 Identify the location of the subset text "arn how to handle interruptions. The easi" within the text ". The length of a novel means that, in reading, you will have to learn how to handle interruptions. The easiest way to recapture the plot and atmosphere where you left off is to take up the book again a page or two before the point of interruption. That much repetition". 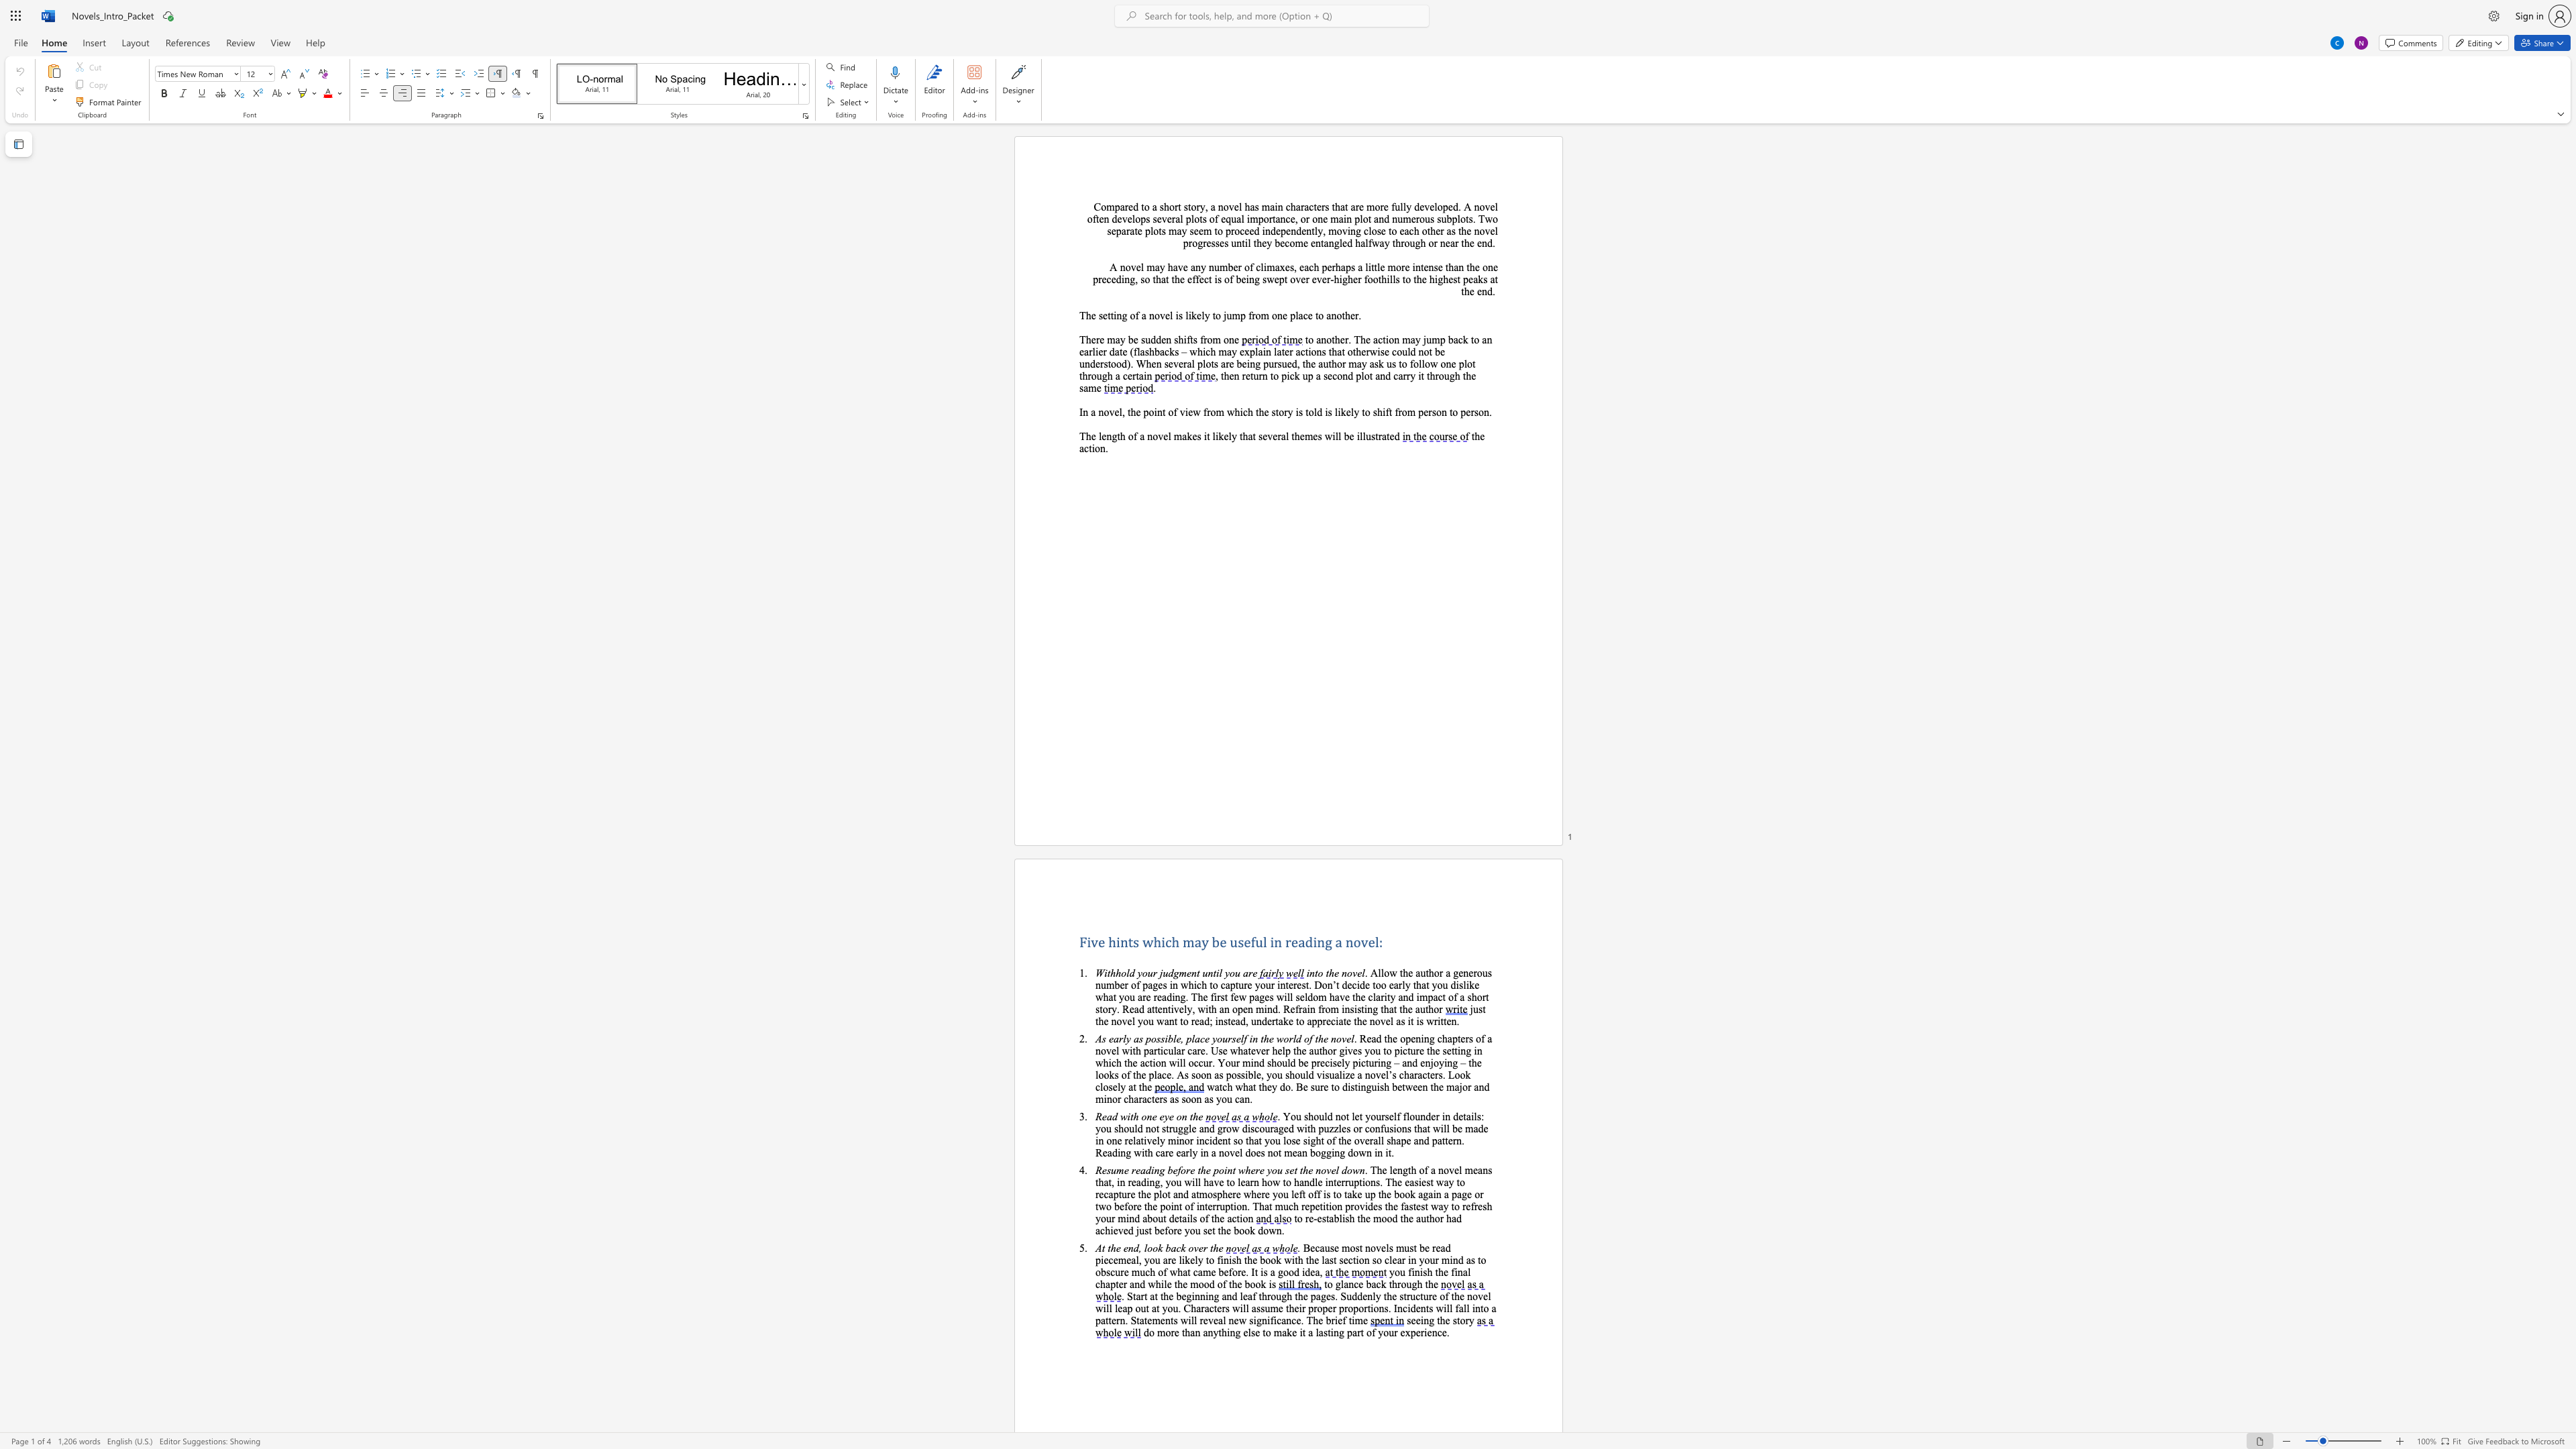
(1244, 1181).